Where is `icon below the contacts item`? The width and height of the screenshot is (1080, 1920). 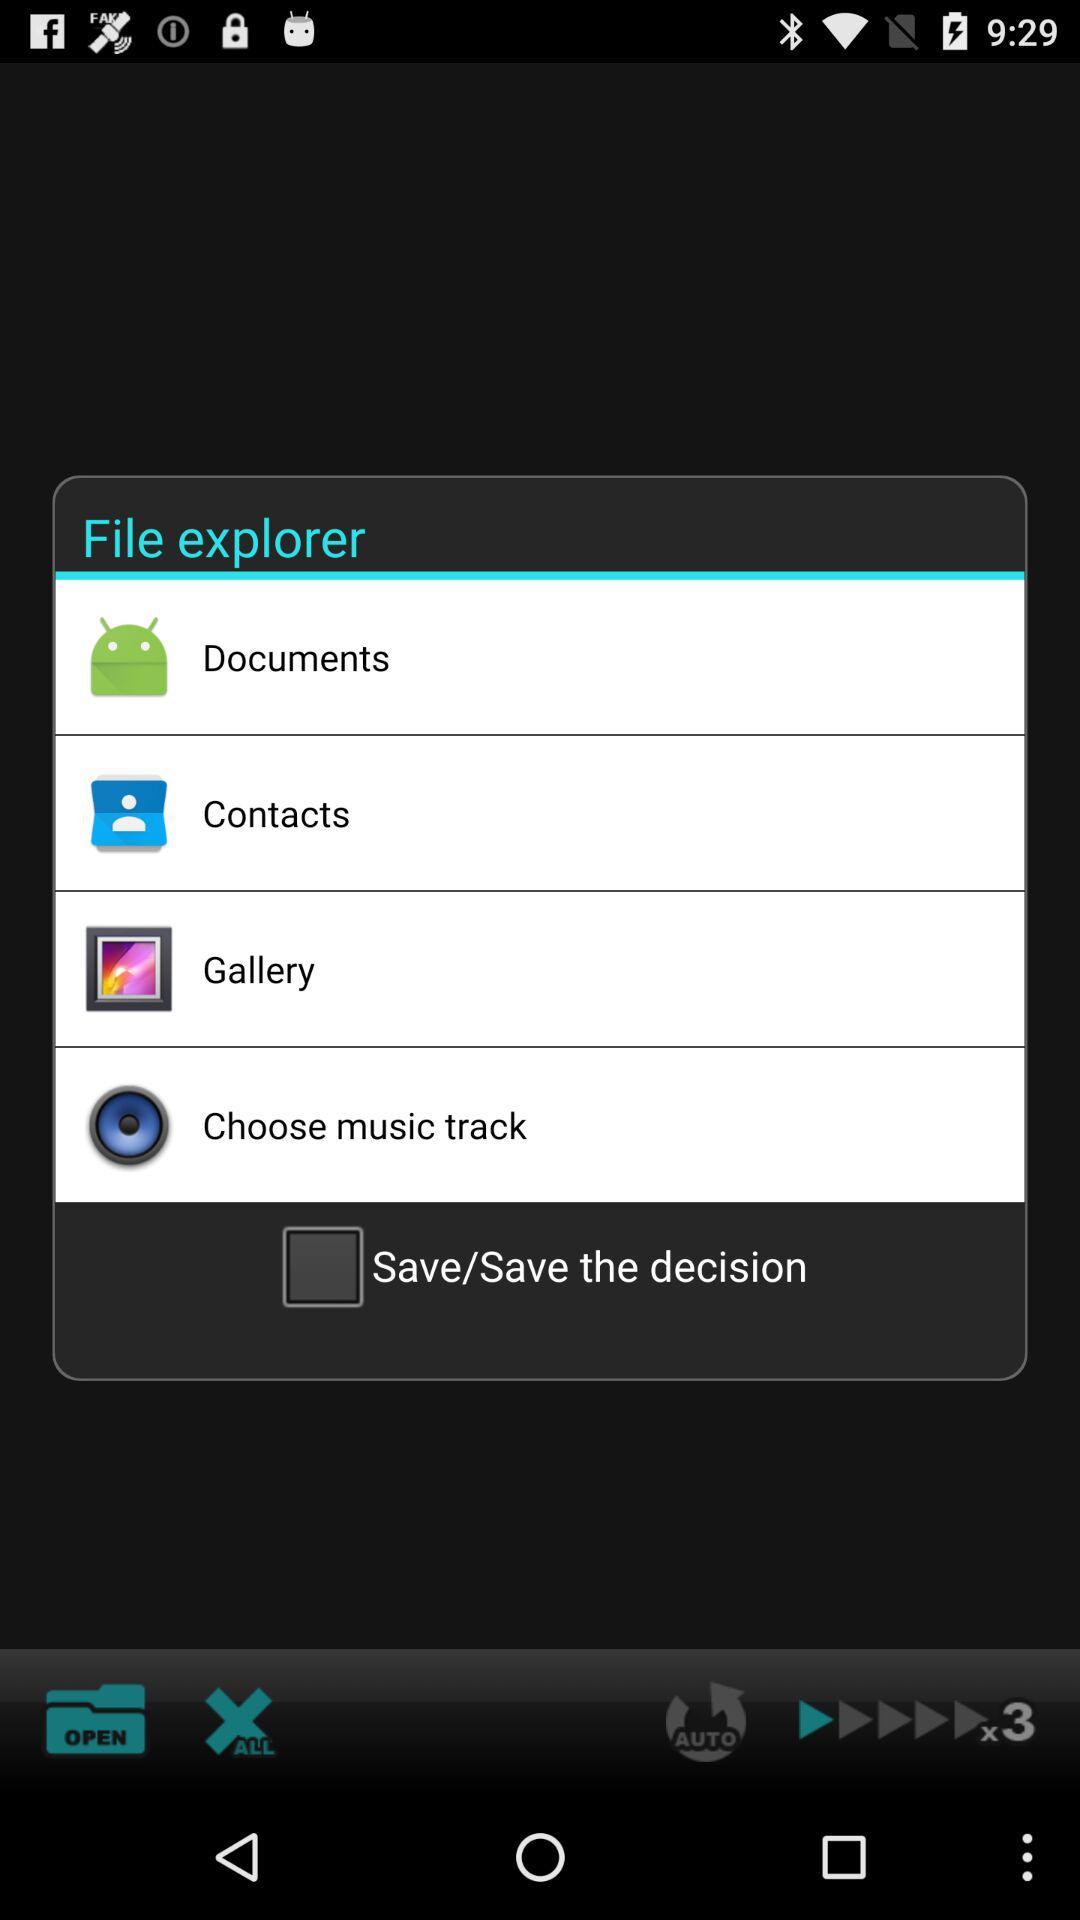
icon below the contacts item is located at coordinates (586, 969).